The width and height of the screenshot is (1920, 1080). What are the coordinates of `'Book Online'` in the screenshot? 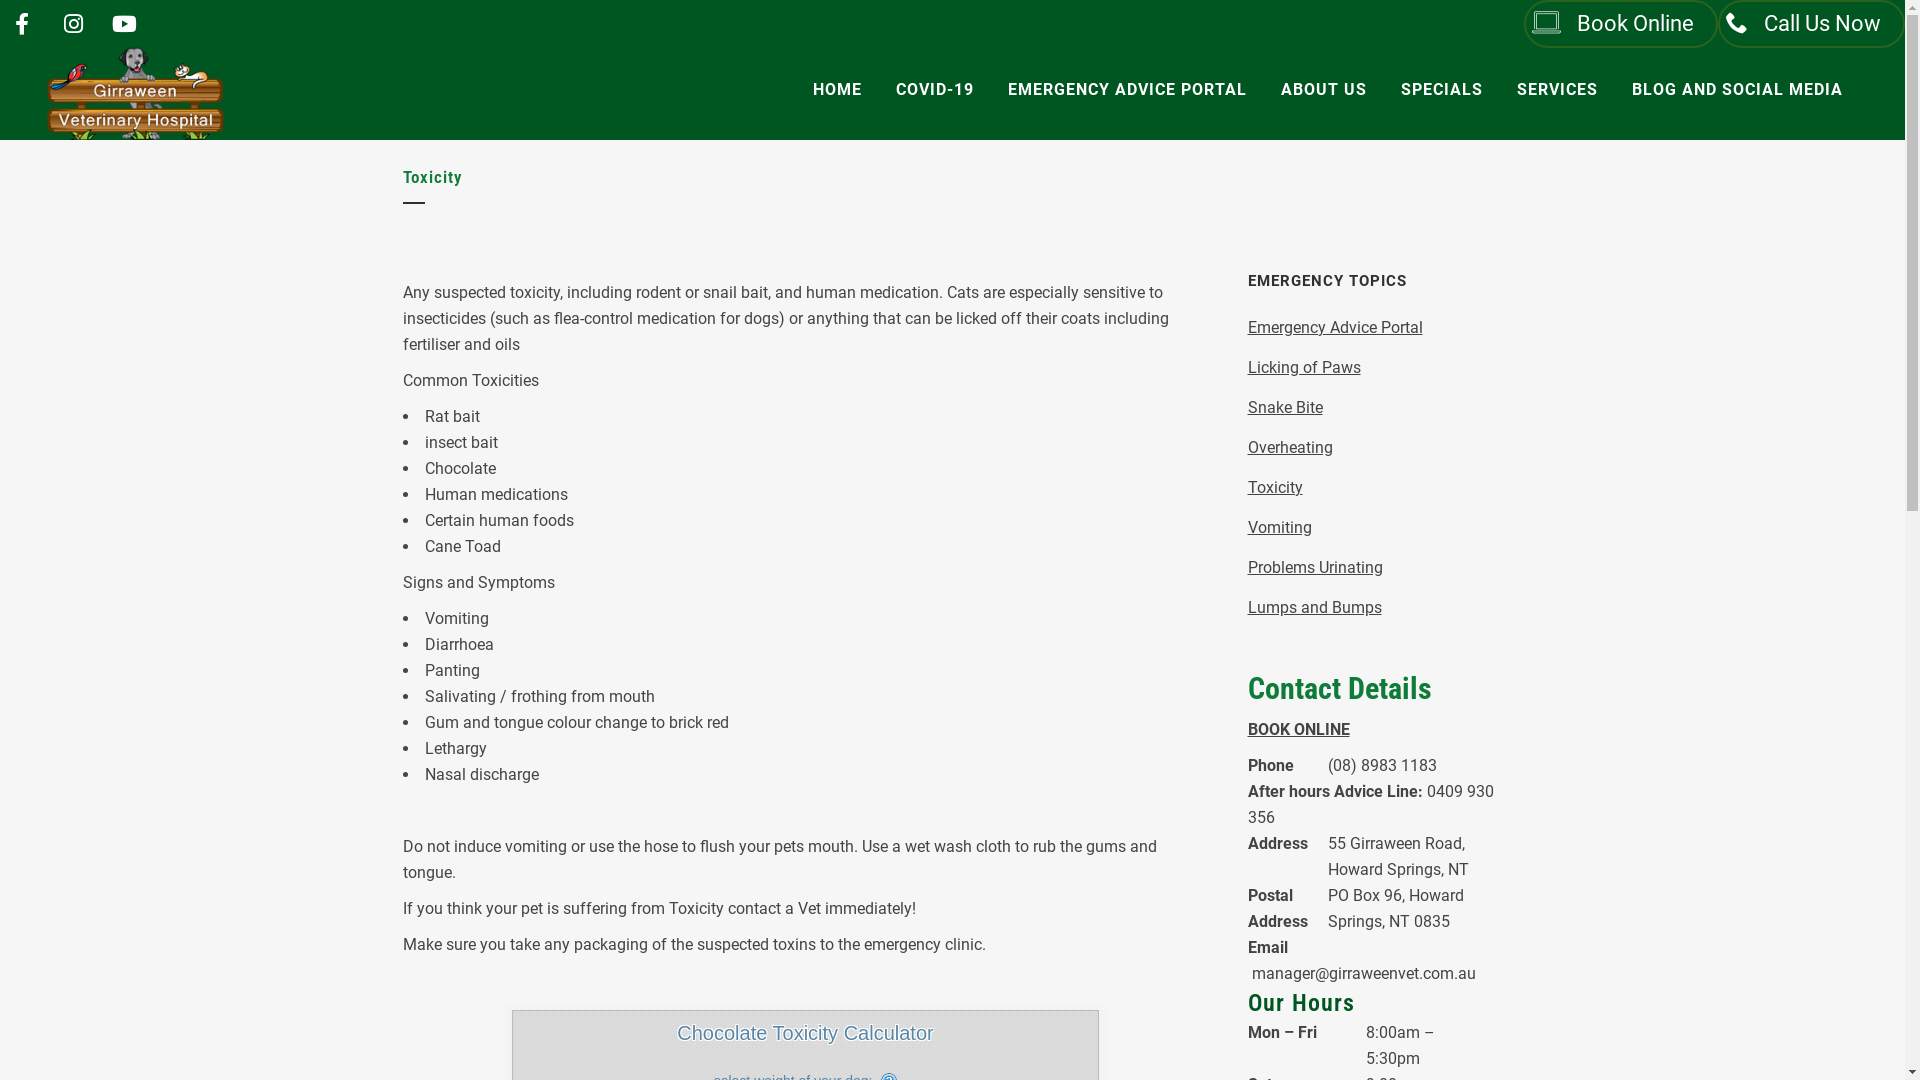 It's located at (1621, 23).